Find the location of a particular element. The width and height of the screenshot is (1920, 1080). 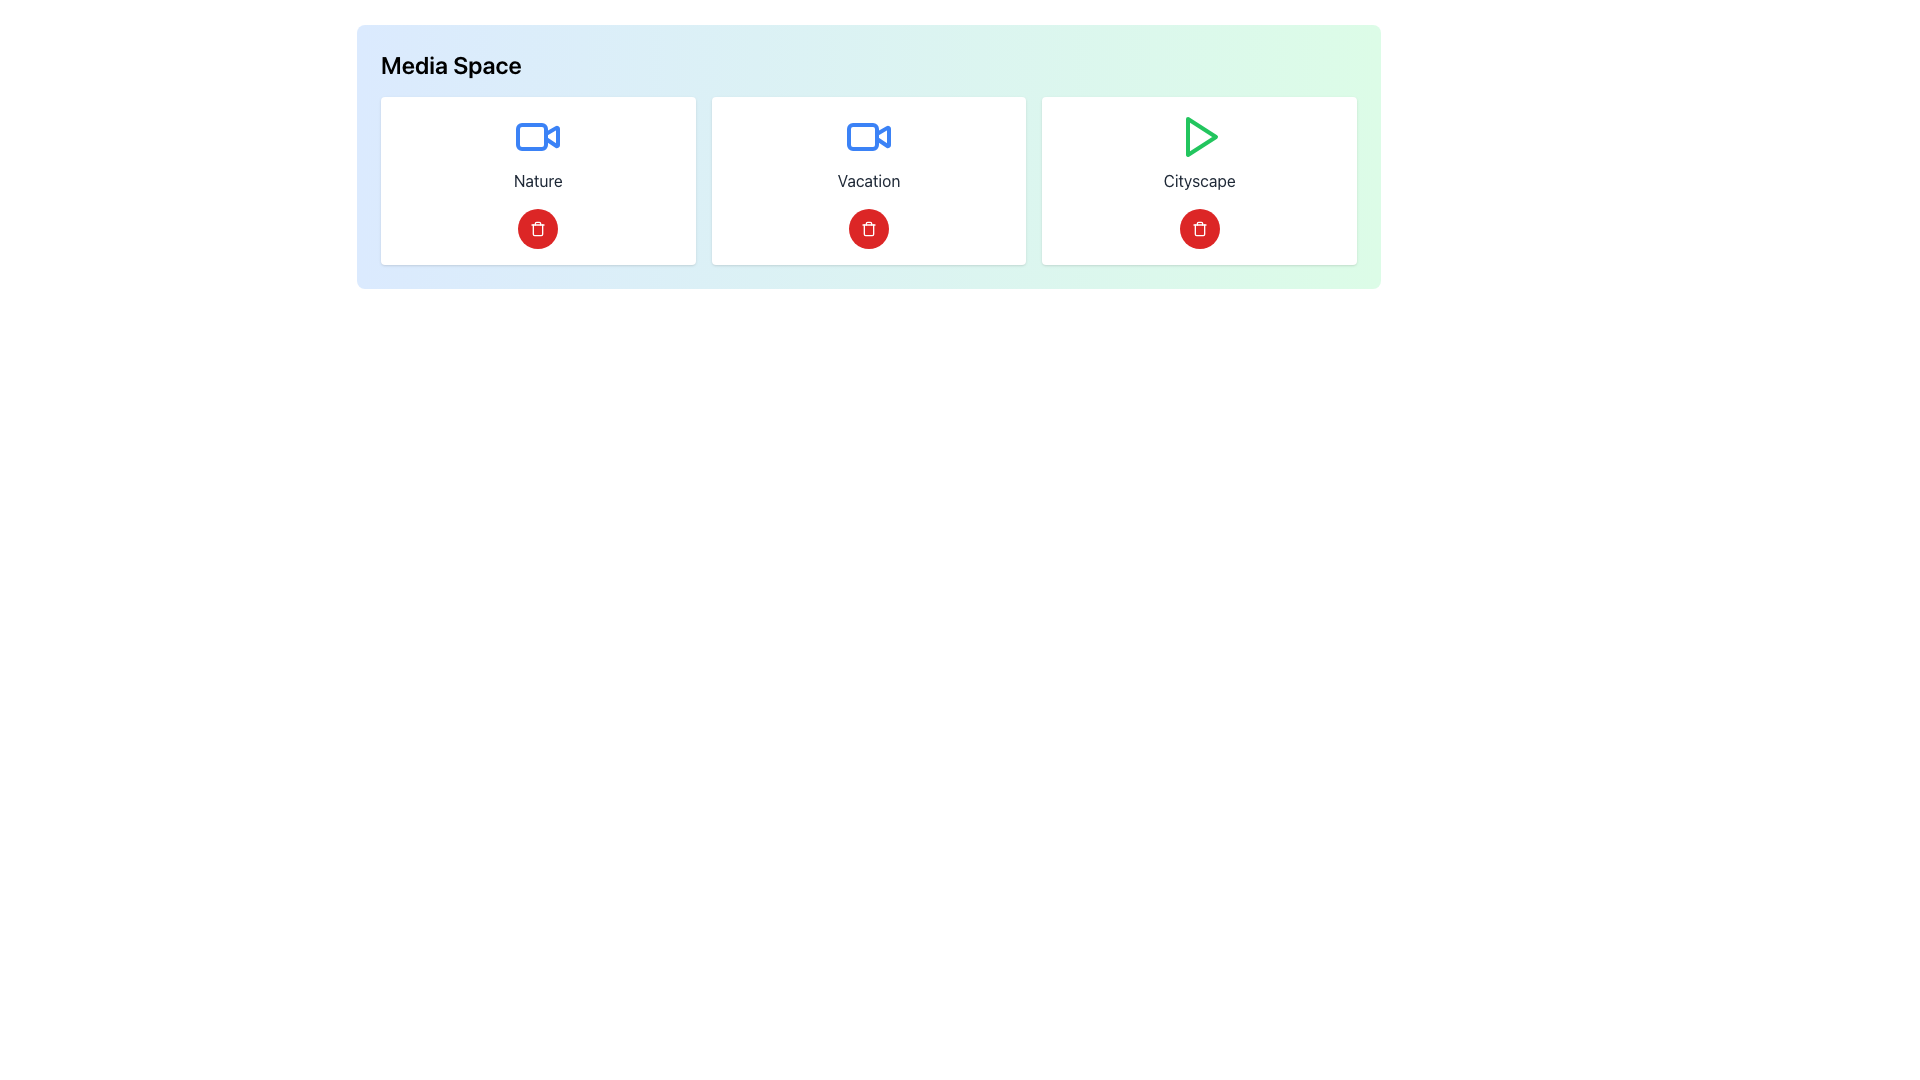

the delete button located at the bottom-center of the 'Nature' card is located at coordinates (538, 227).